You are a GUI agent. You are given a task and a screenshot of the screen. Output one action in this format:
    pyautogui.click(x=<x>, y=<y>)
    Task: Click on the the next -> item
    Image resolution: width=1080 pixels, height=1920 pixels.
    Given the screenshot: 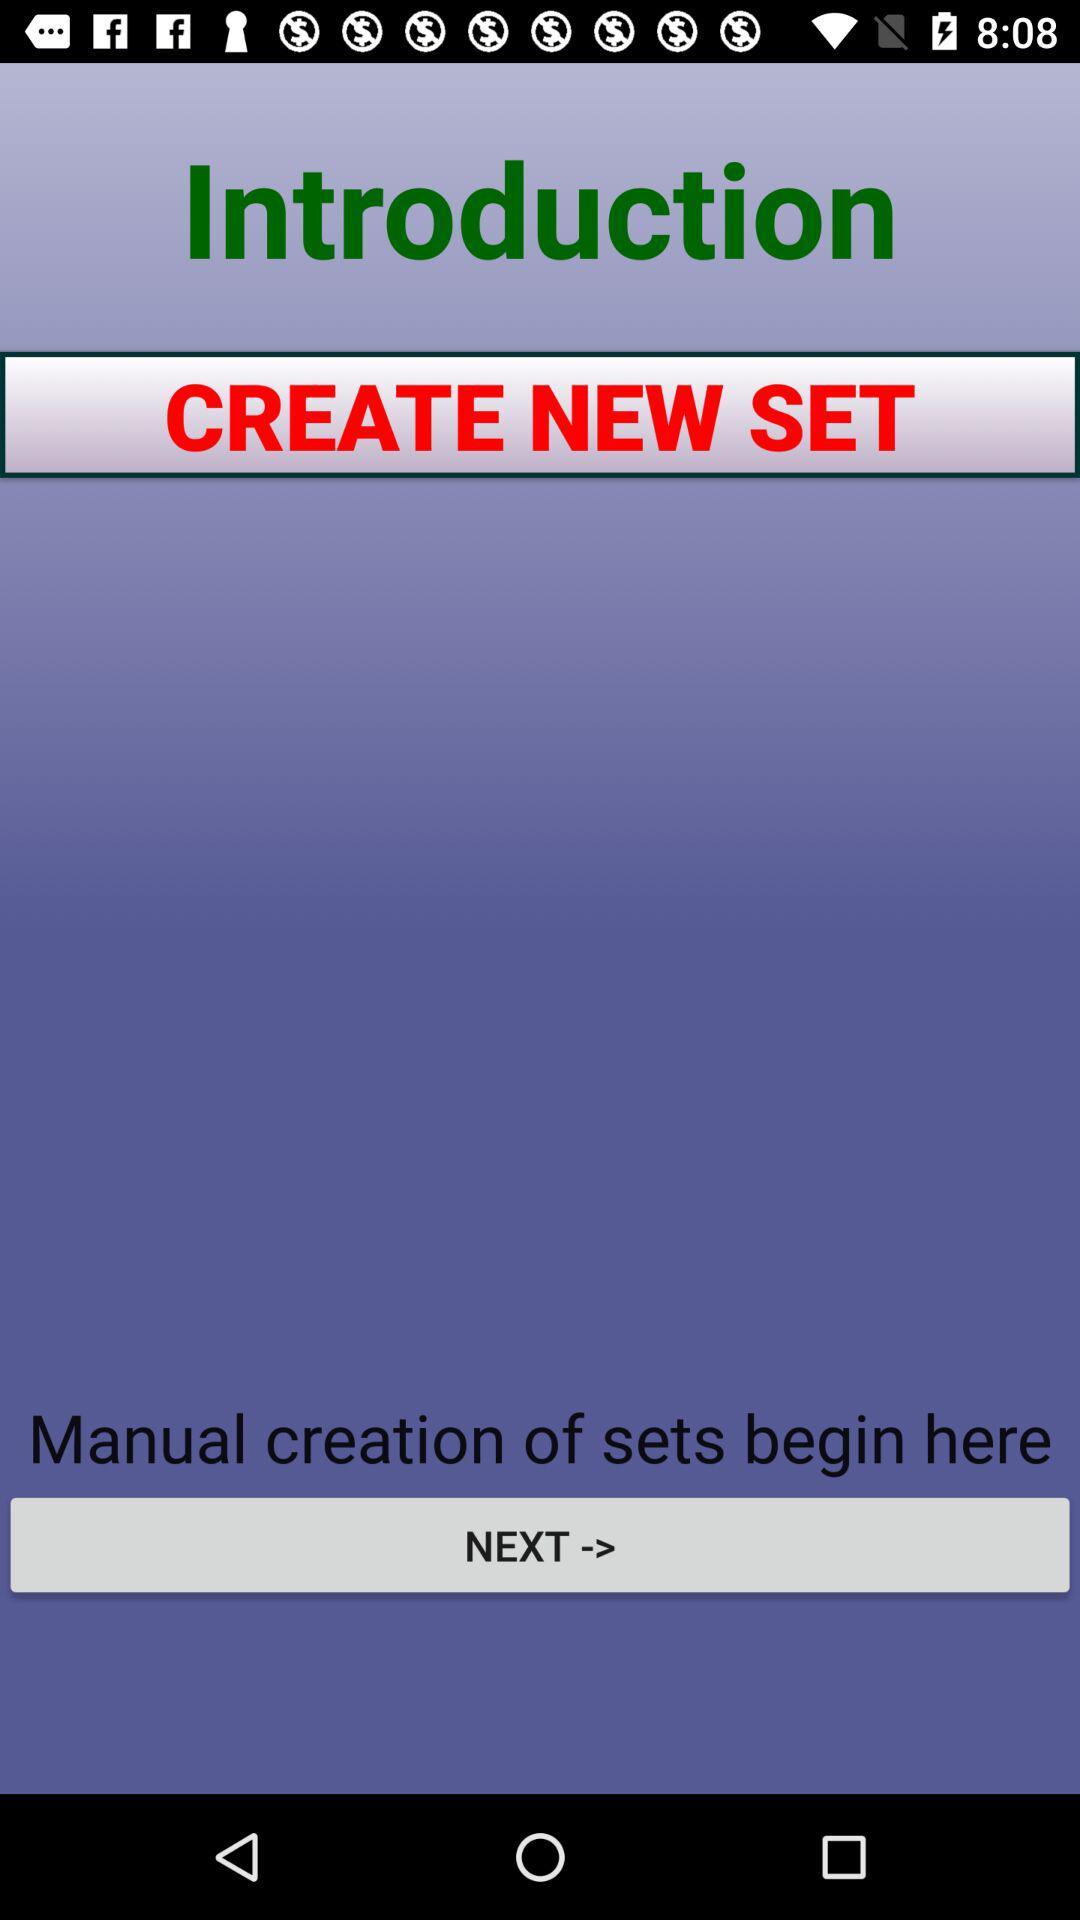 What is the action you would take?
    pyautogui.click(x=540, y=1544)
    